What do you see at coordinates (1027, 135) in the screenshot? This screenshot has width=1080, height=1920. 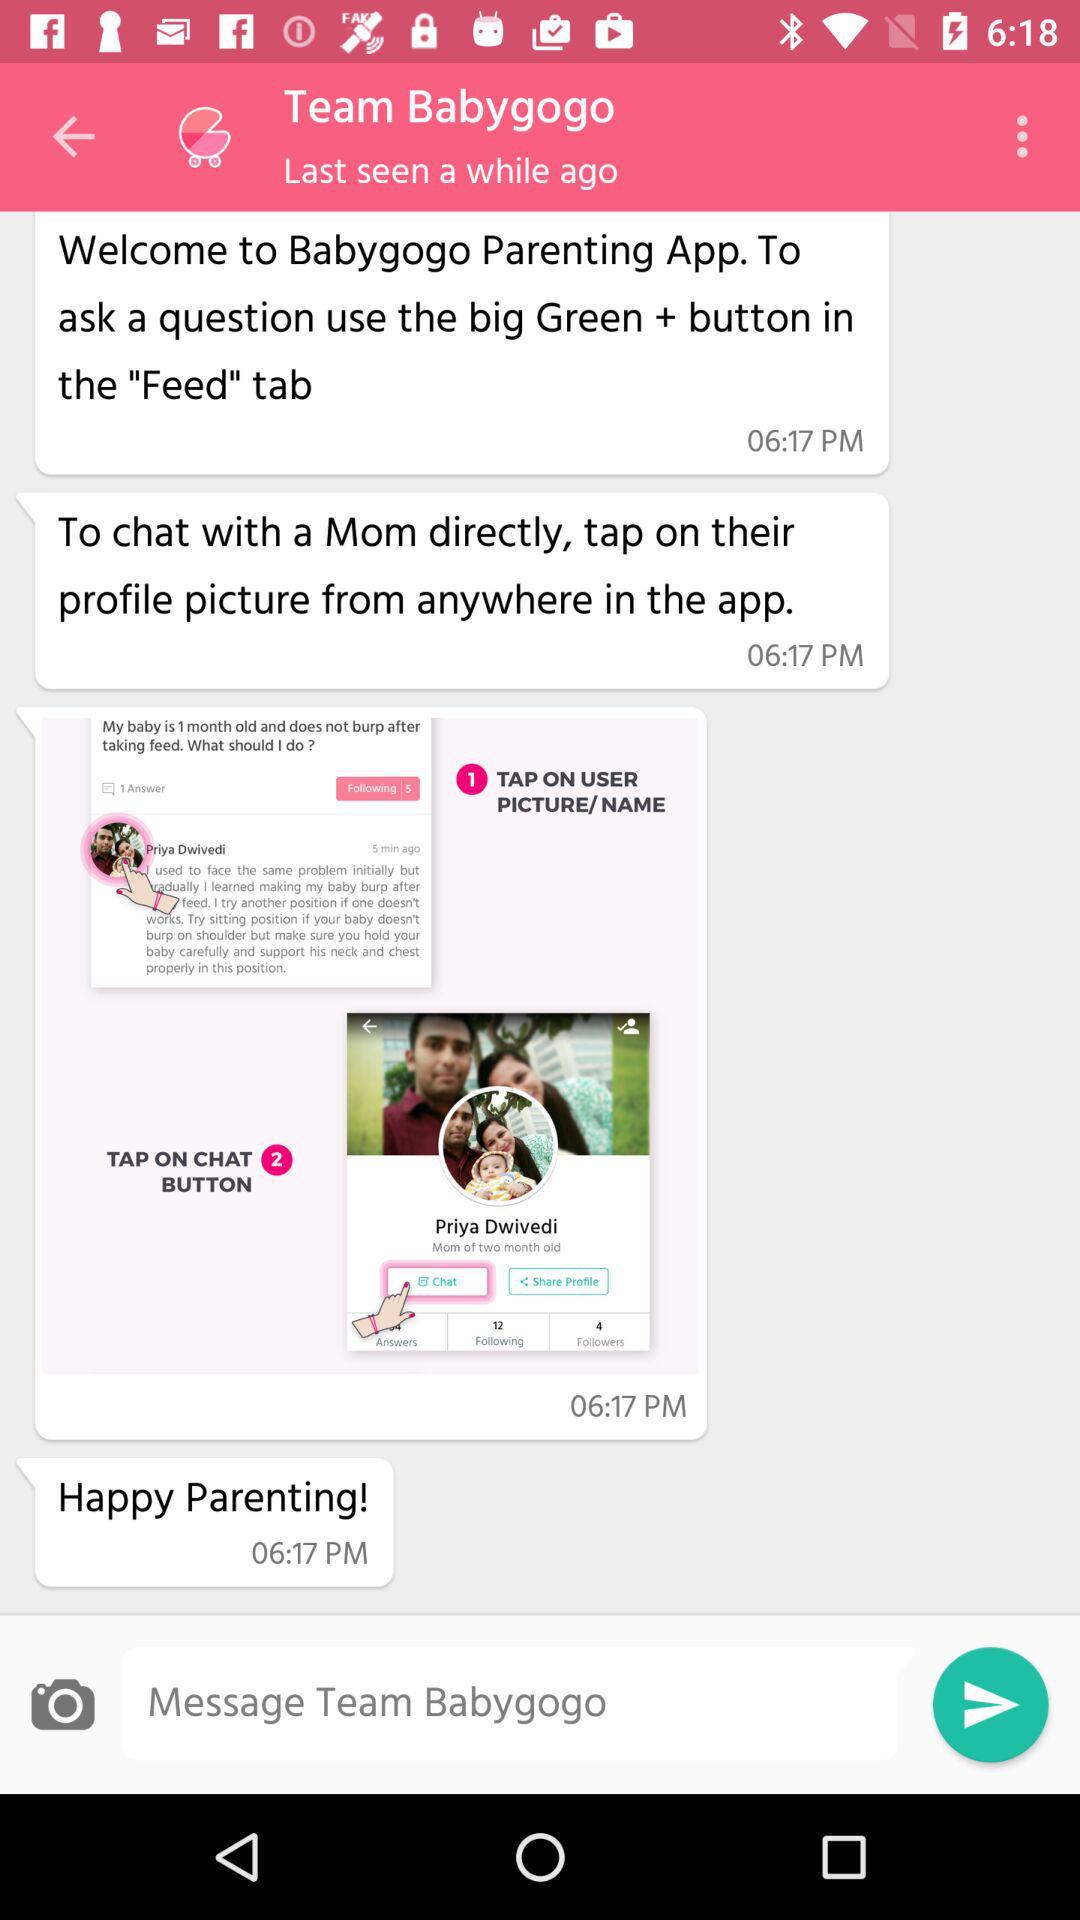 I see `icon to the right of the hi app crawler item` at bounding box center [1027, 135].